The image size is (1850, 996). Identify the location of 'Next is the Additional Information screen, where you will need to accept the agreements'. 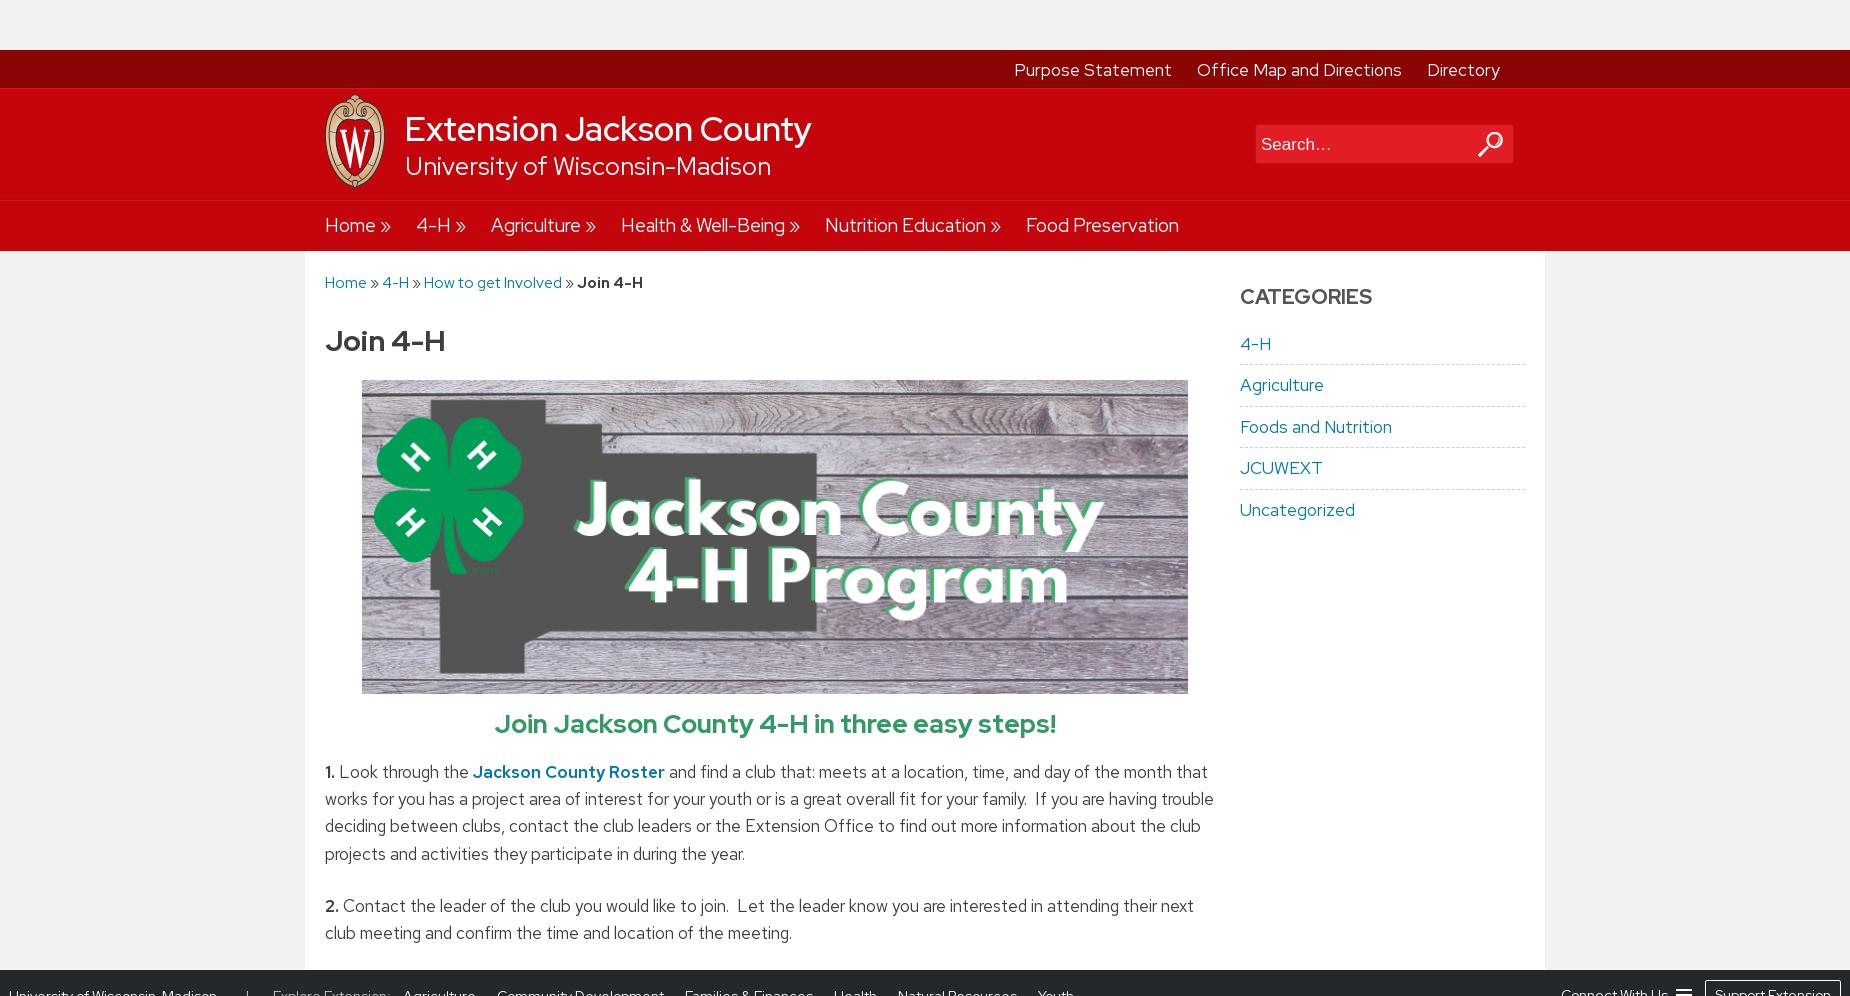
(703, 756).